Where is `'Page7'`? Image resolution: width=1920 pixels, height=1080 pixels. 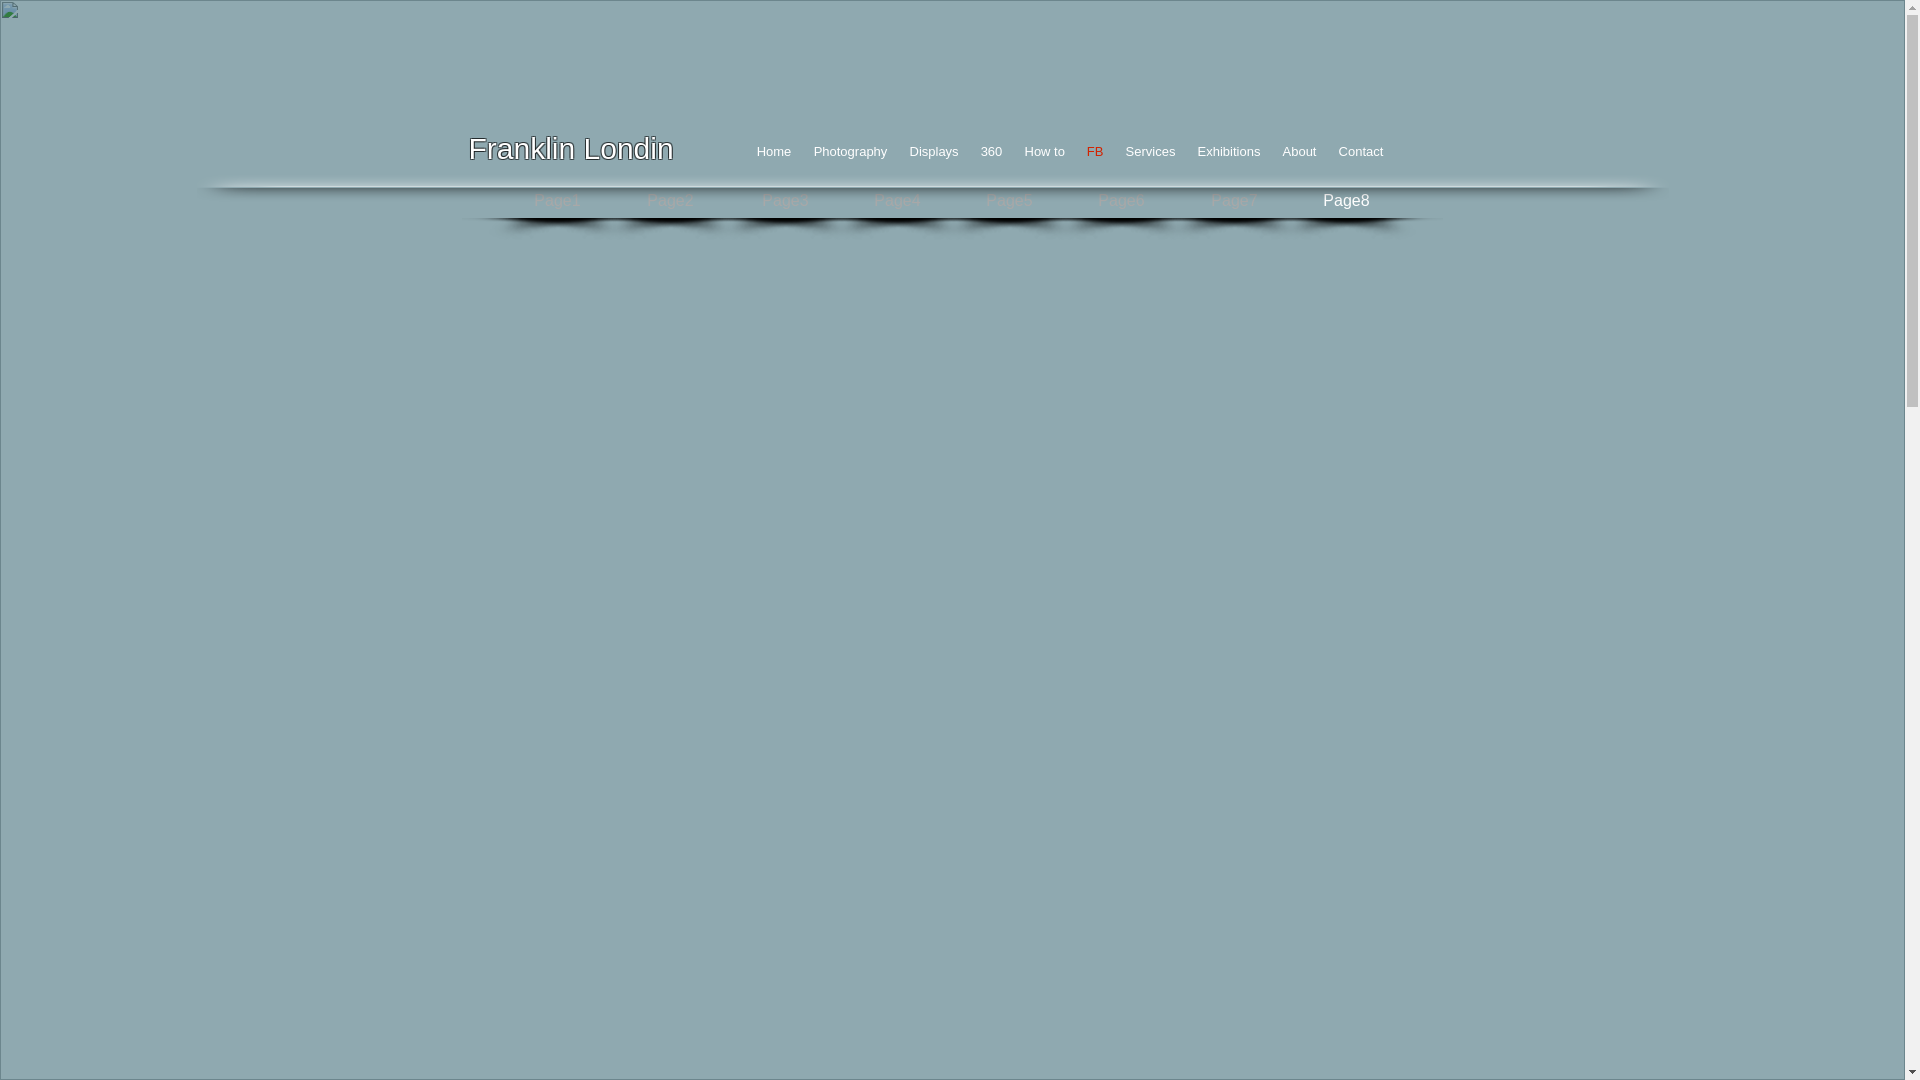
'Page7' is located at coordinates (1233, 201).